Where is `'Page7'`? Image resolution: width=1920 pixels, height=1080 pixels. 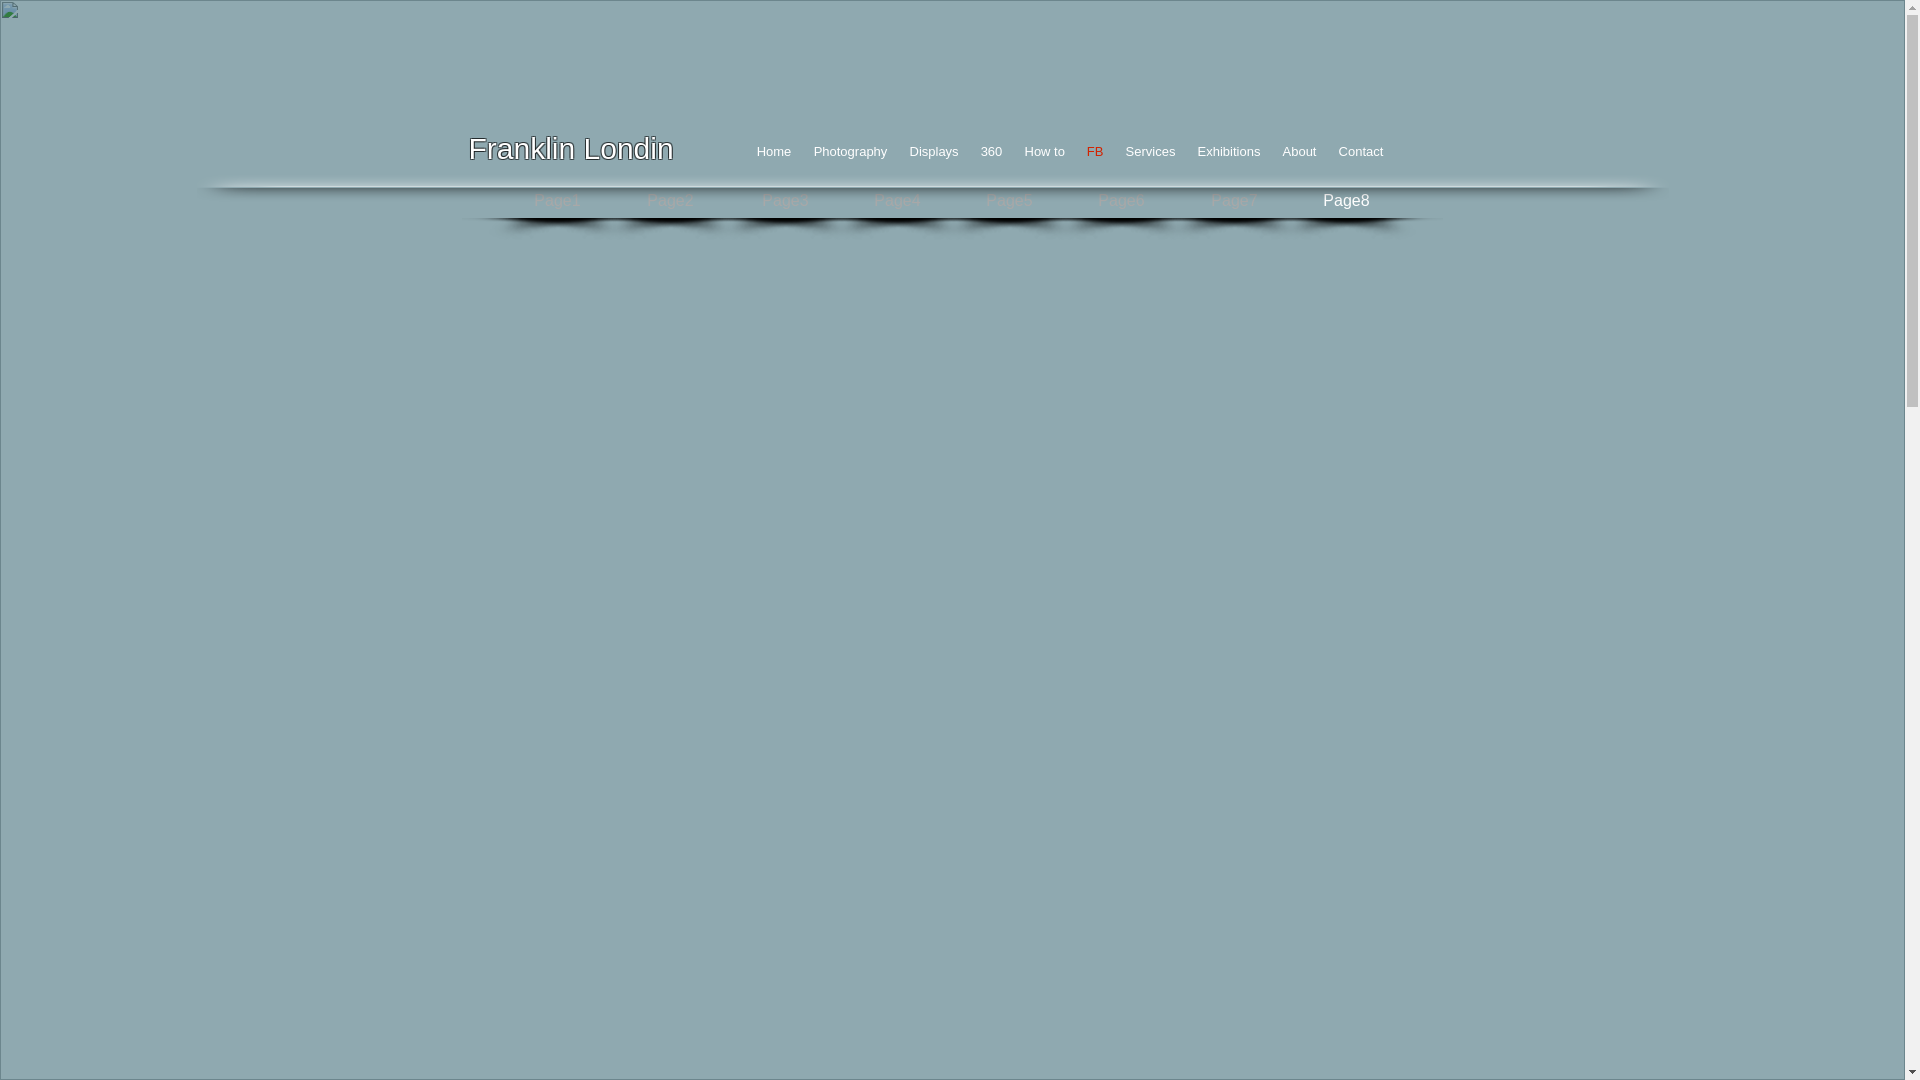
'Page7' is located at coordinates (1233, 201).